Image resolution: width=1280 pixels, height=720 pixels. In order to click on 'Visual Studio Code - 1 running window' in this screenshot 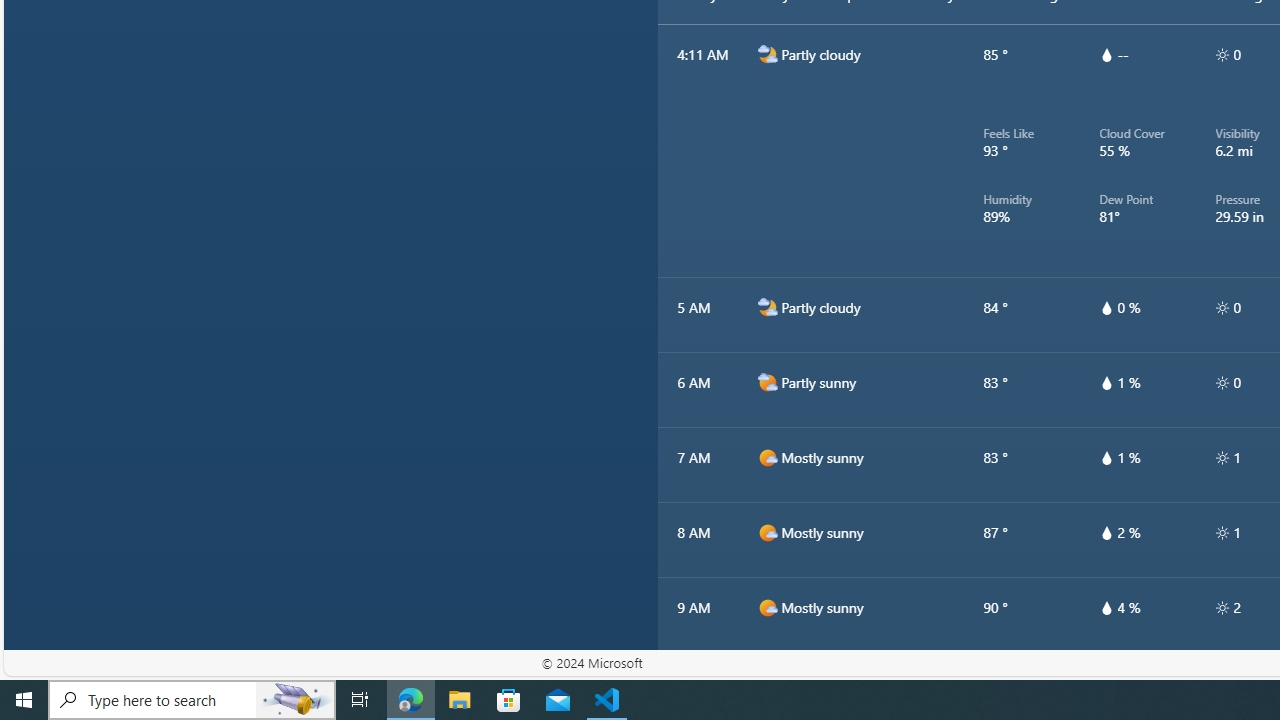, I will do `click(606, 698)`.